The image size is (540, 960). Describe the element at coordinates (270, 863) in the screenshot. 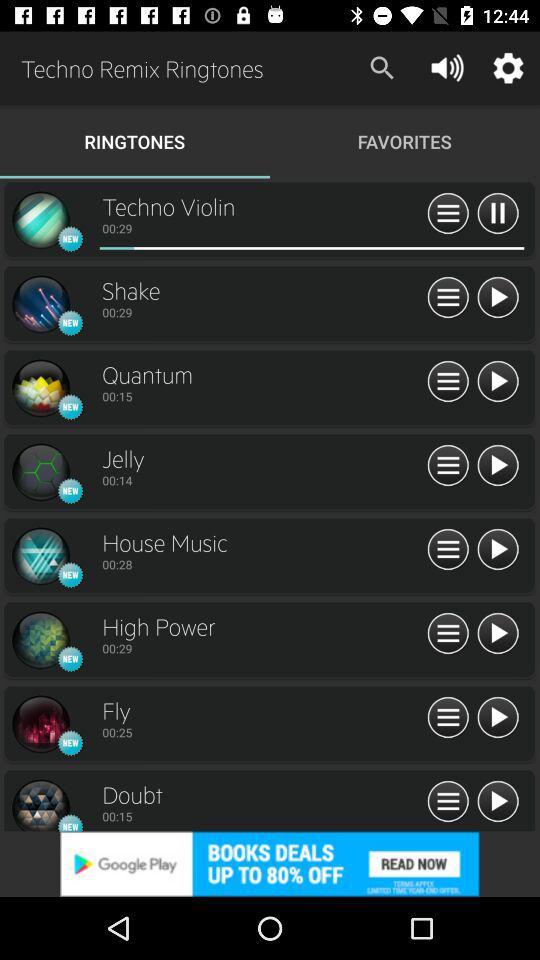

I see `advertisement 's website` at that location.